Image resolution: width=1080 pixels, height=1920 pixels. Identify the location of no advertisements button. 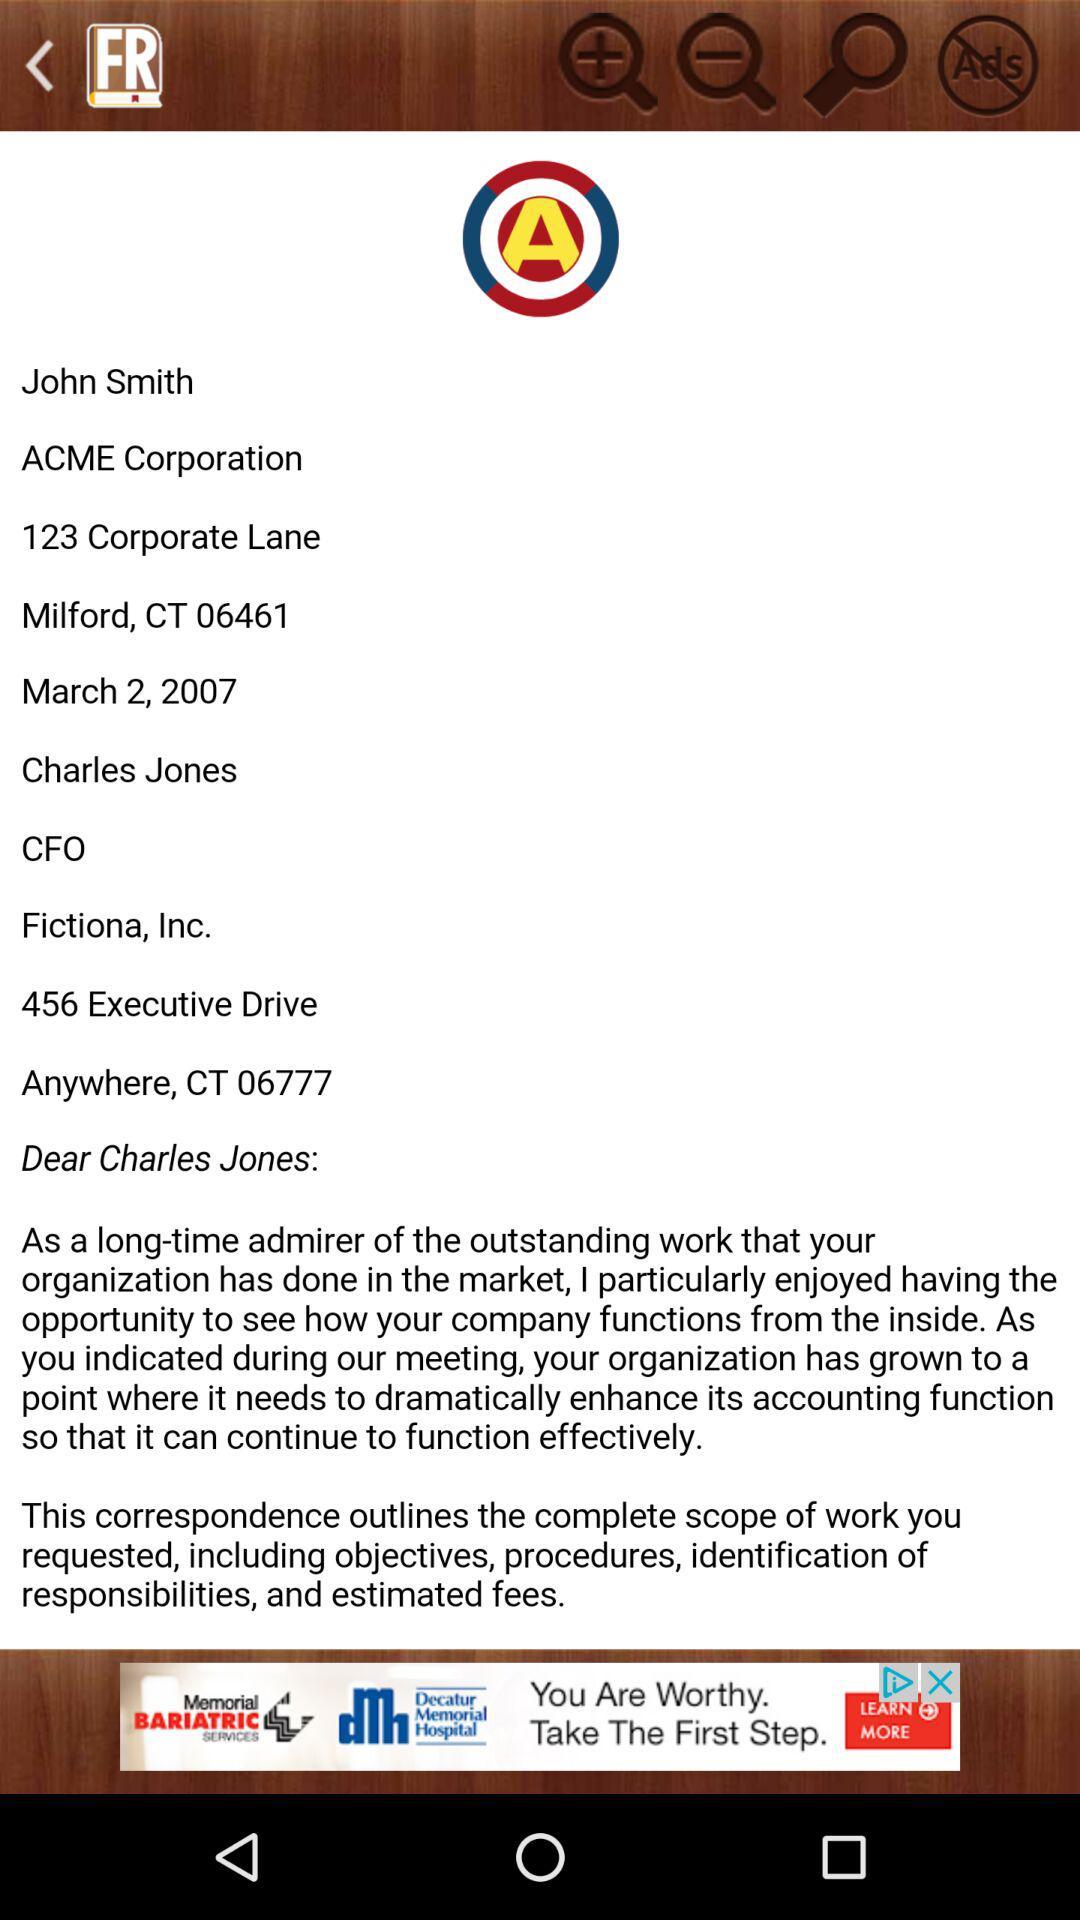
(986, 65).